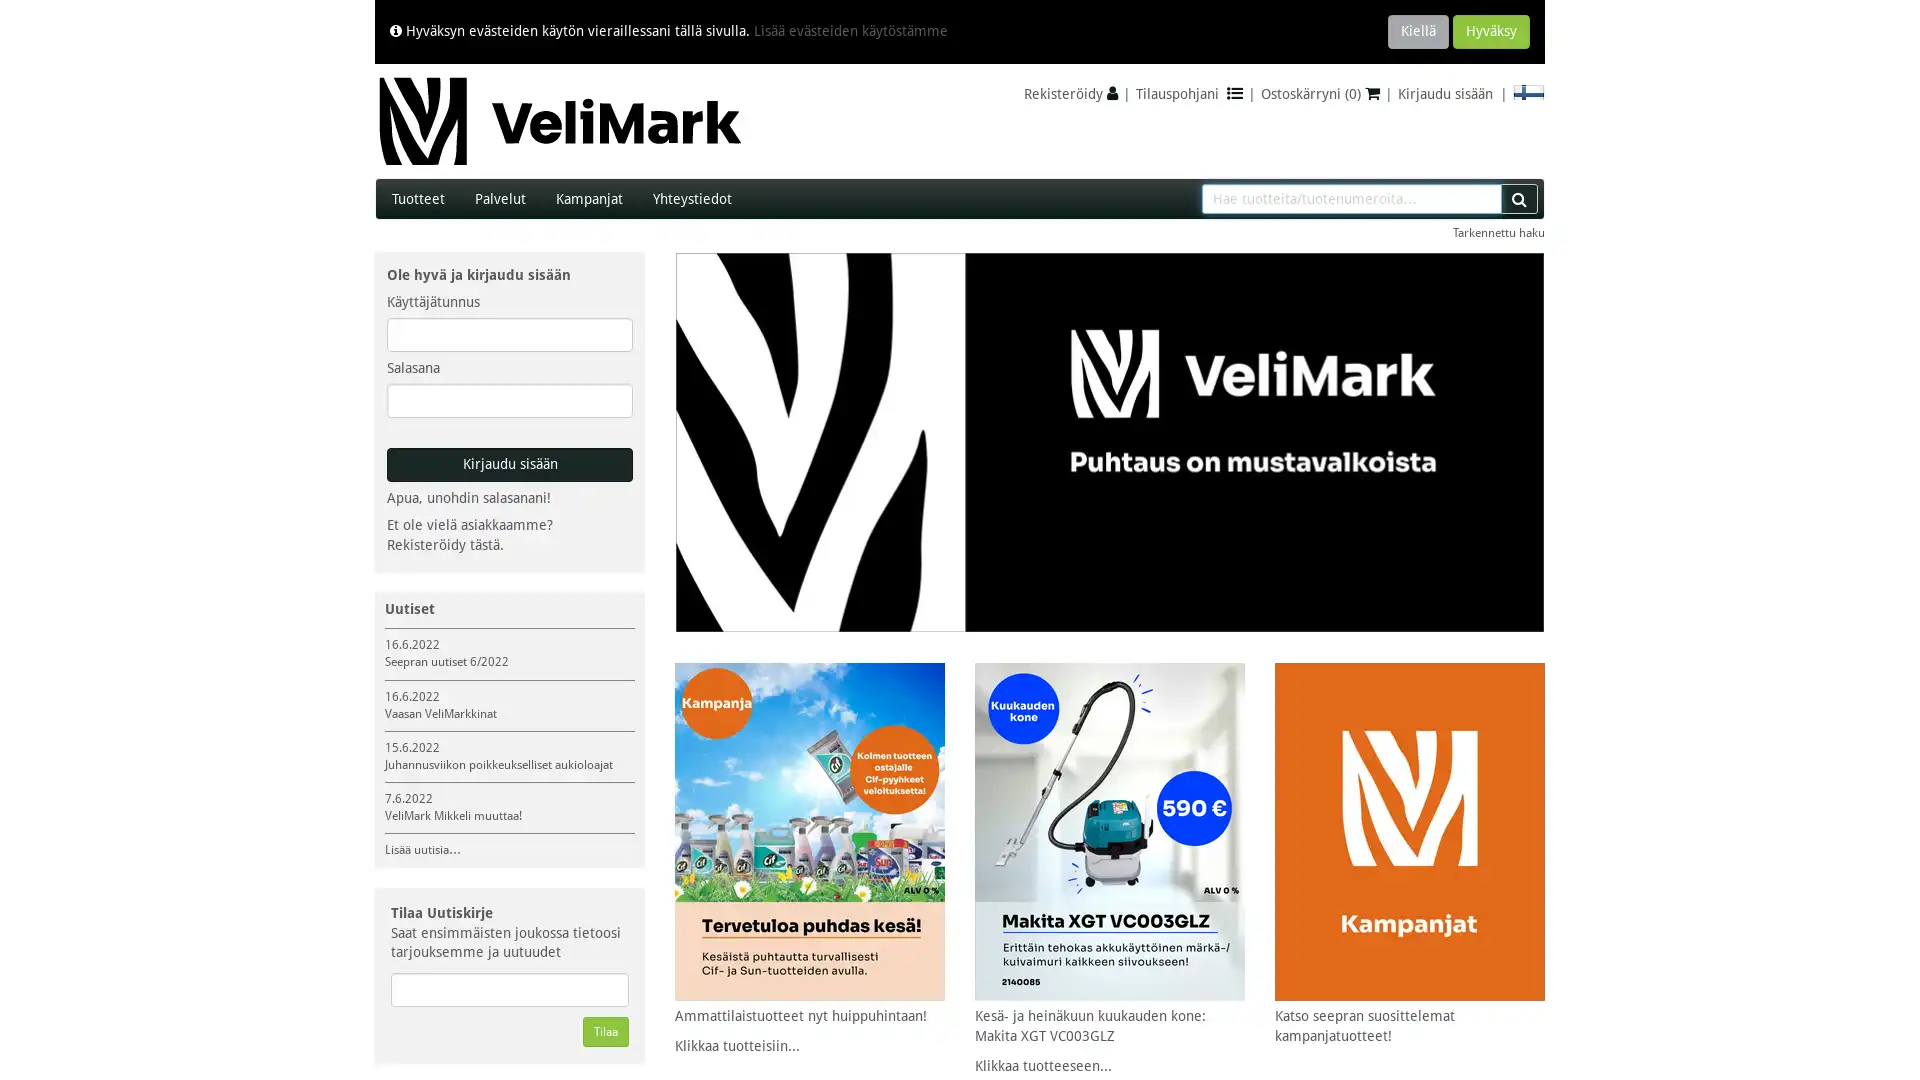 The height and width of the screenshot is (1080, 1920). I want to click on Kirjaudu sisaan, so click(509, 465).